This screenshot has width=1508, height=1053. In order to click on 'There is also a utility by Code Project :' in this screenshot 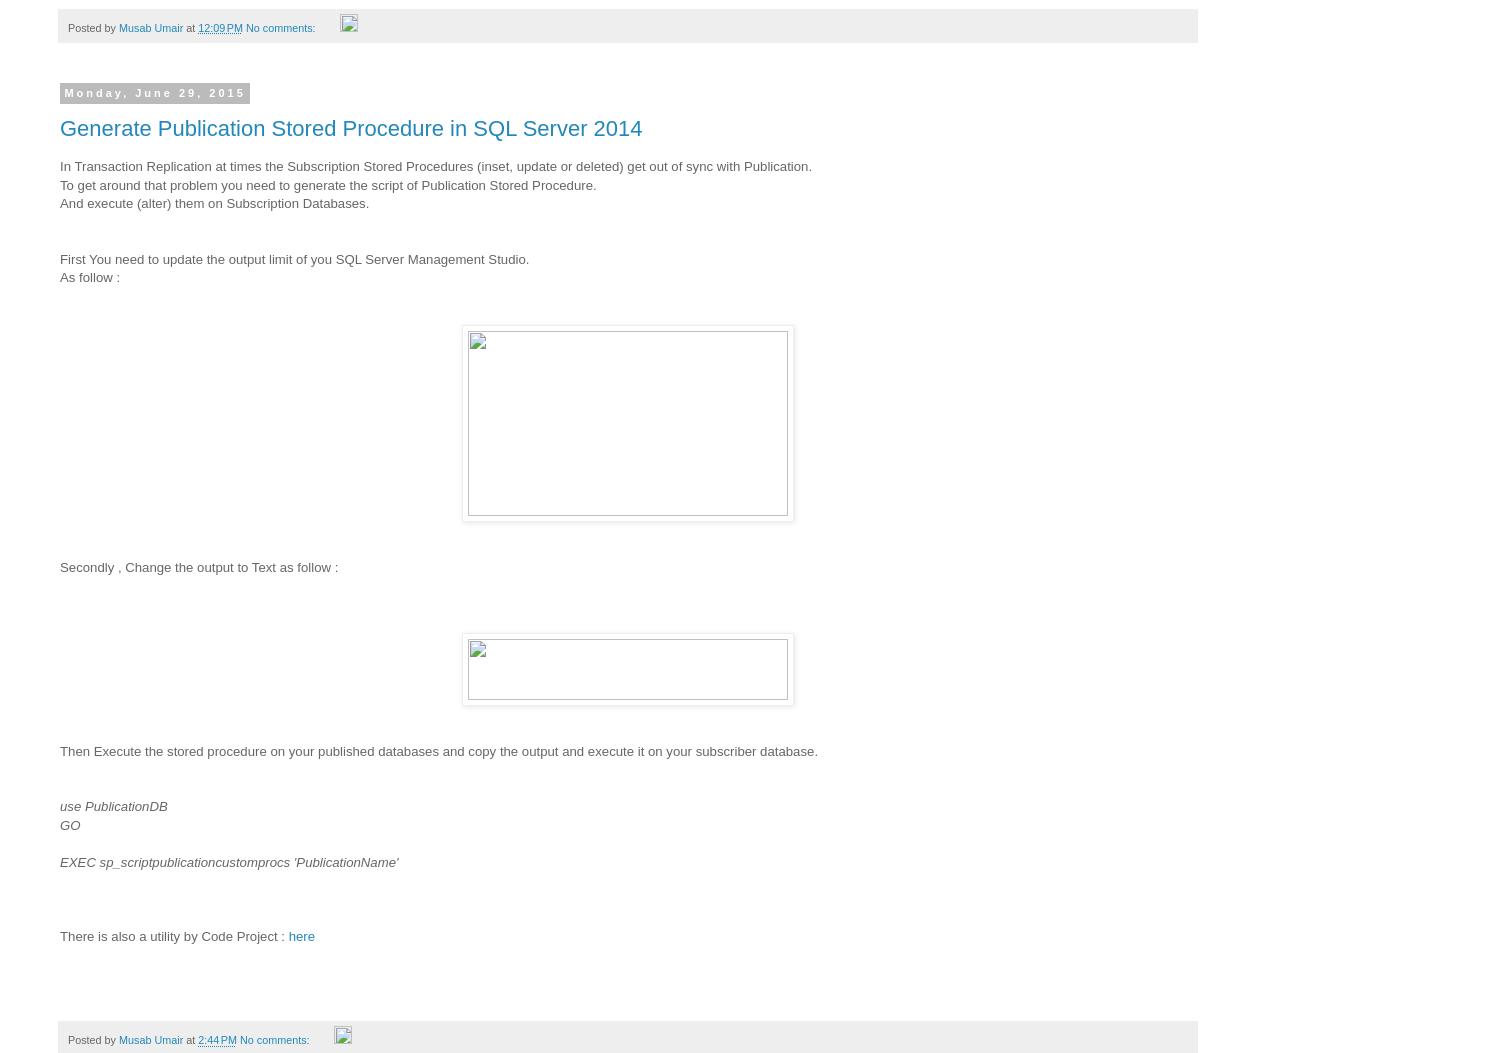, I will do `click(174, 934)`.